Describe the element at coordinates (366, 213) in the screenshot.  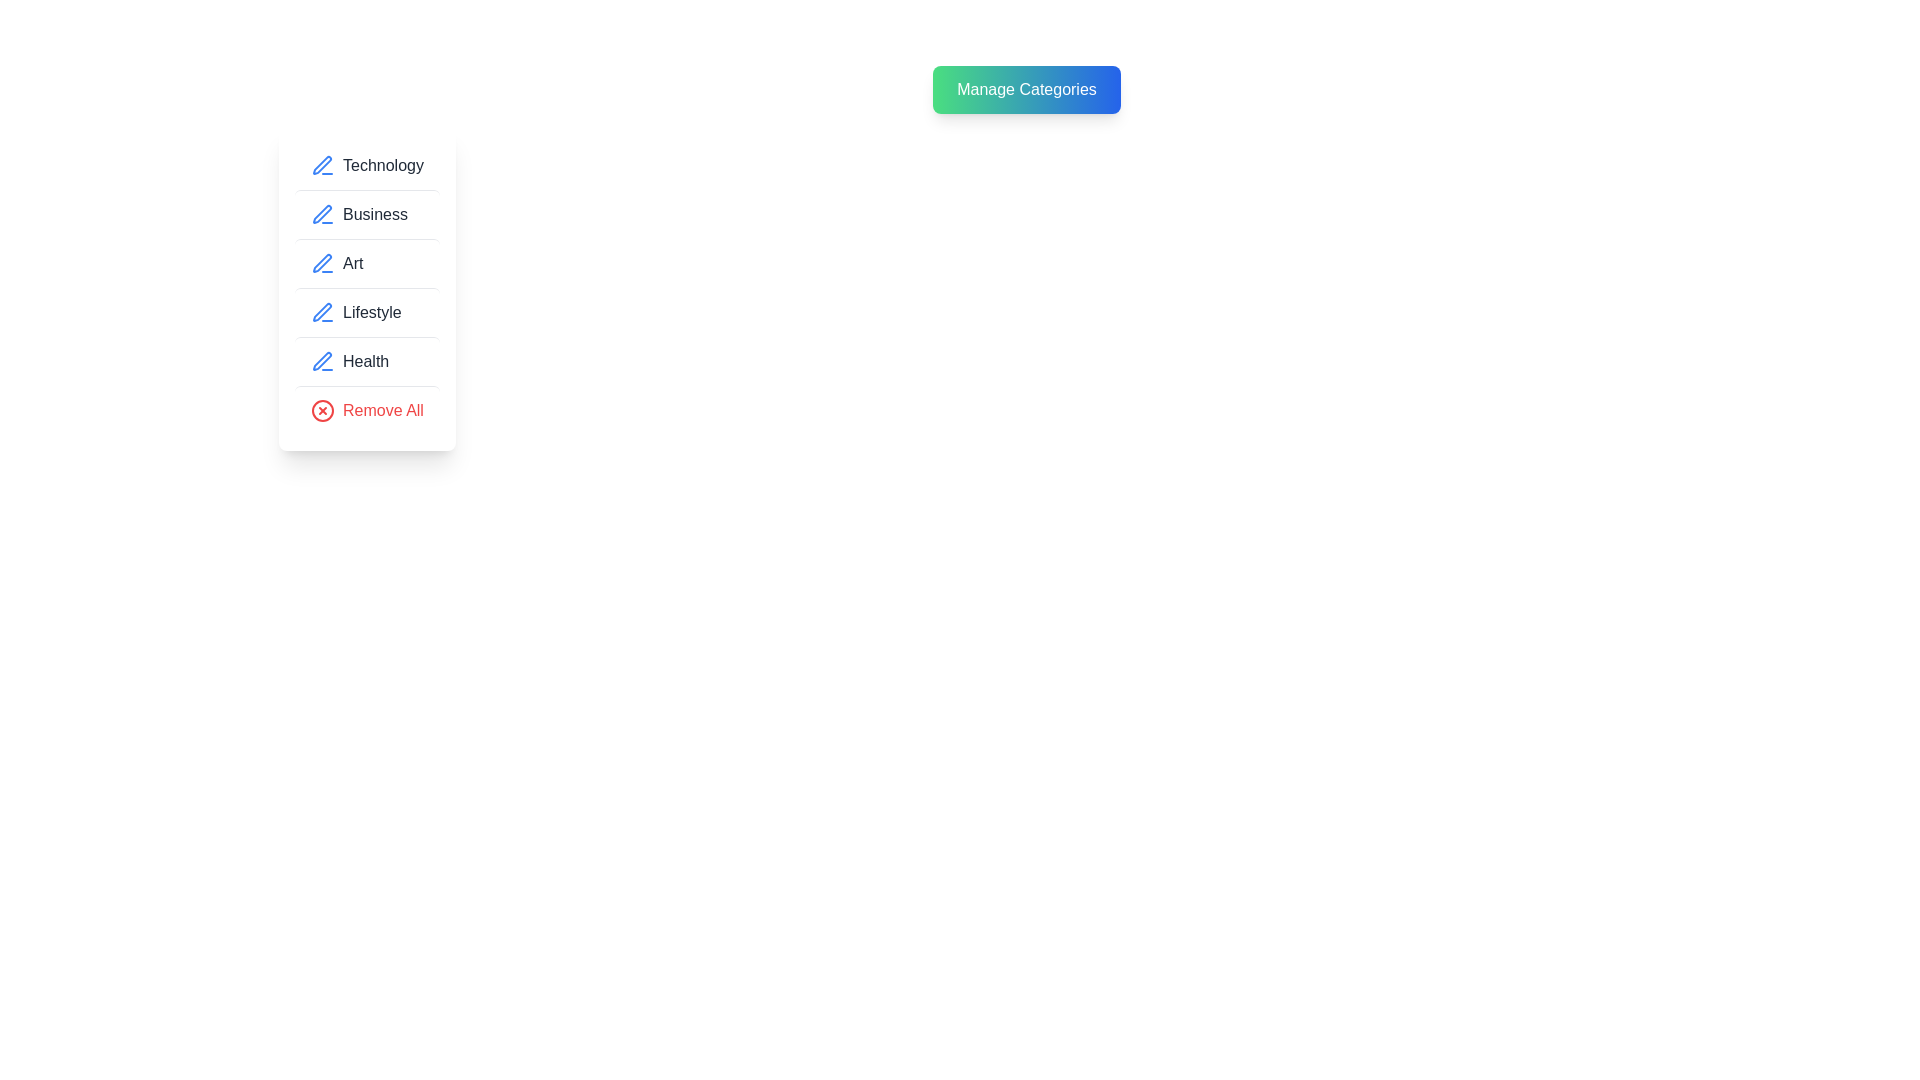
I see `the category item corresponding to Business` at that location.